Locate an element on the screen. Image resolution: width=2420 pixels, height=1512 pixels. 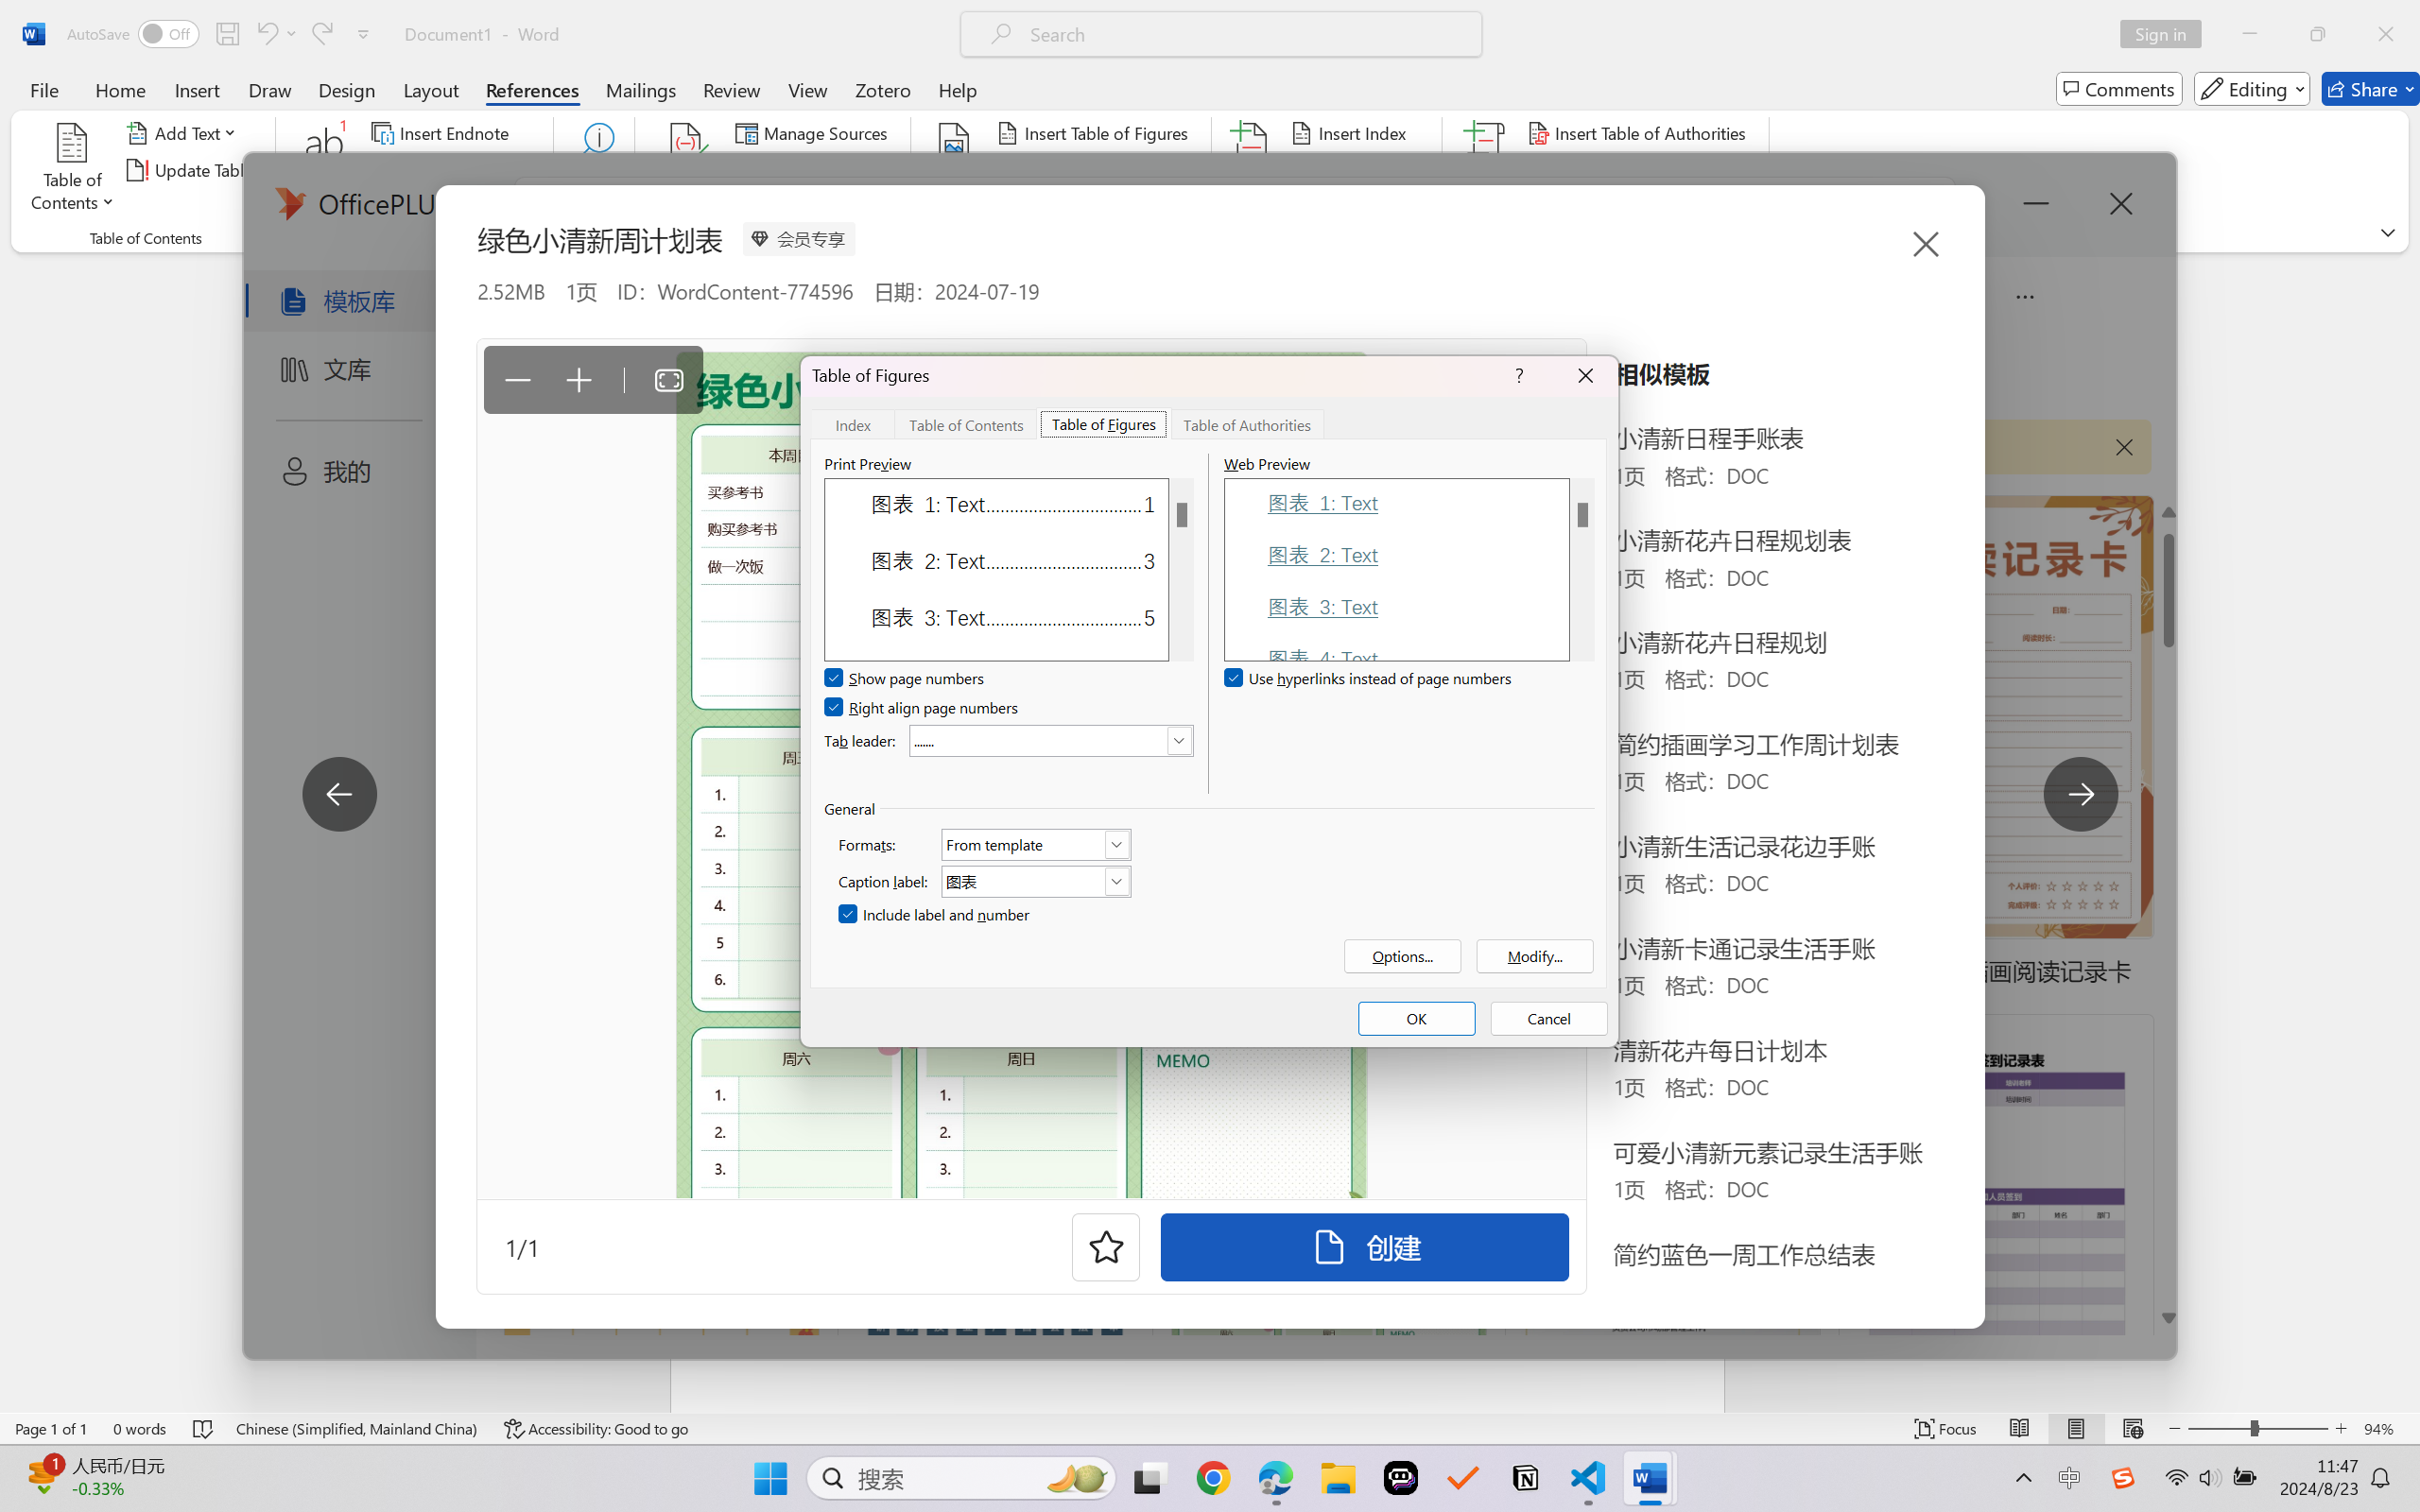
'Show page numbers' is located at coordinates (906, 679).